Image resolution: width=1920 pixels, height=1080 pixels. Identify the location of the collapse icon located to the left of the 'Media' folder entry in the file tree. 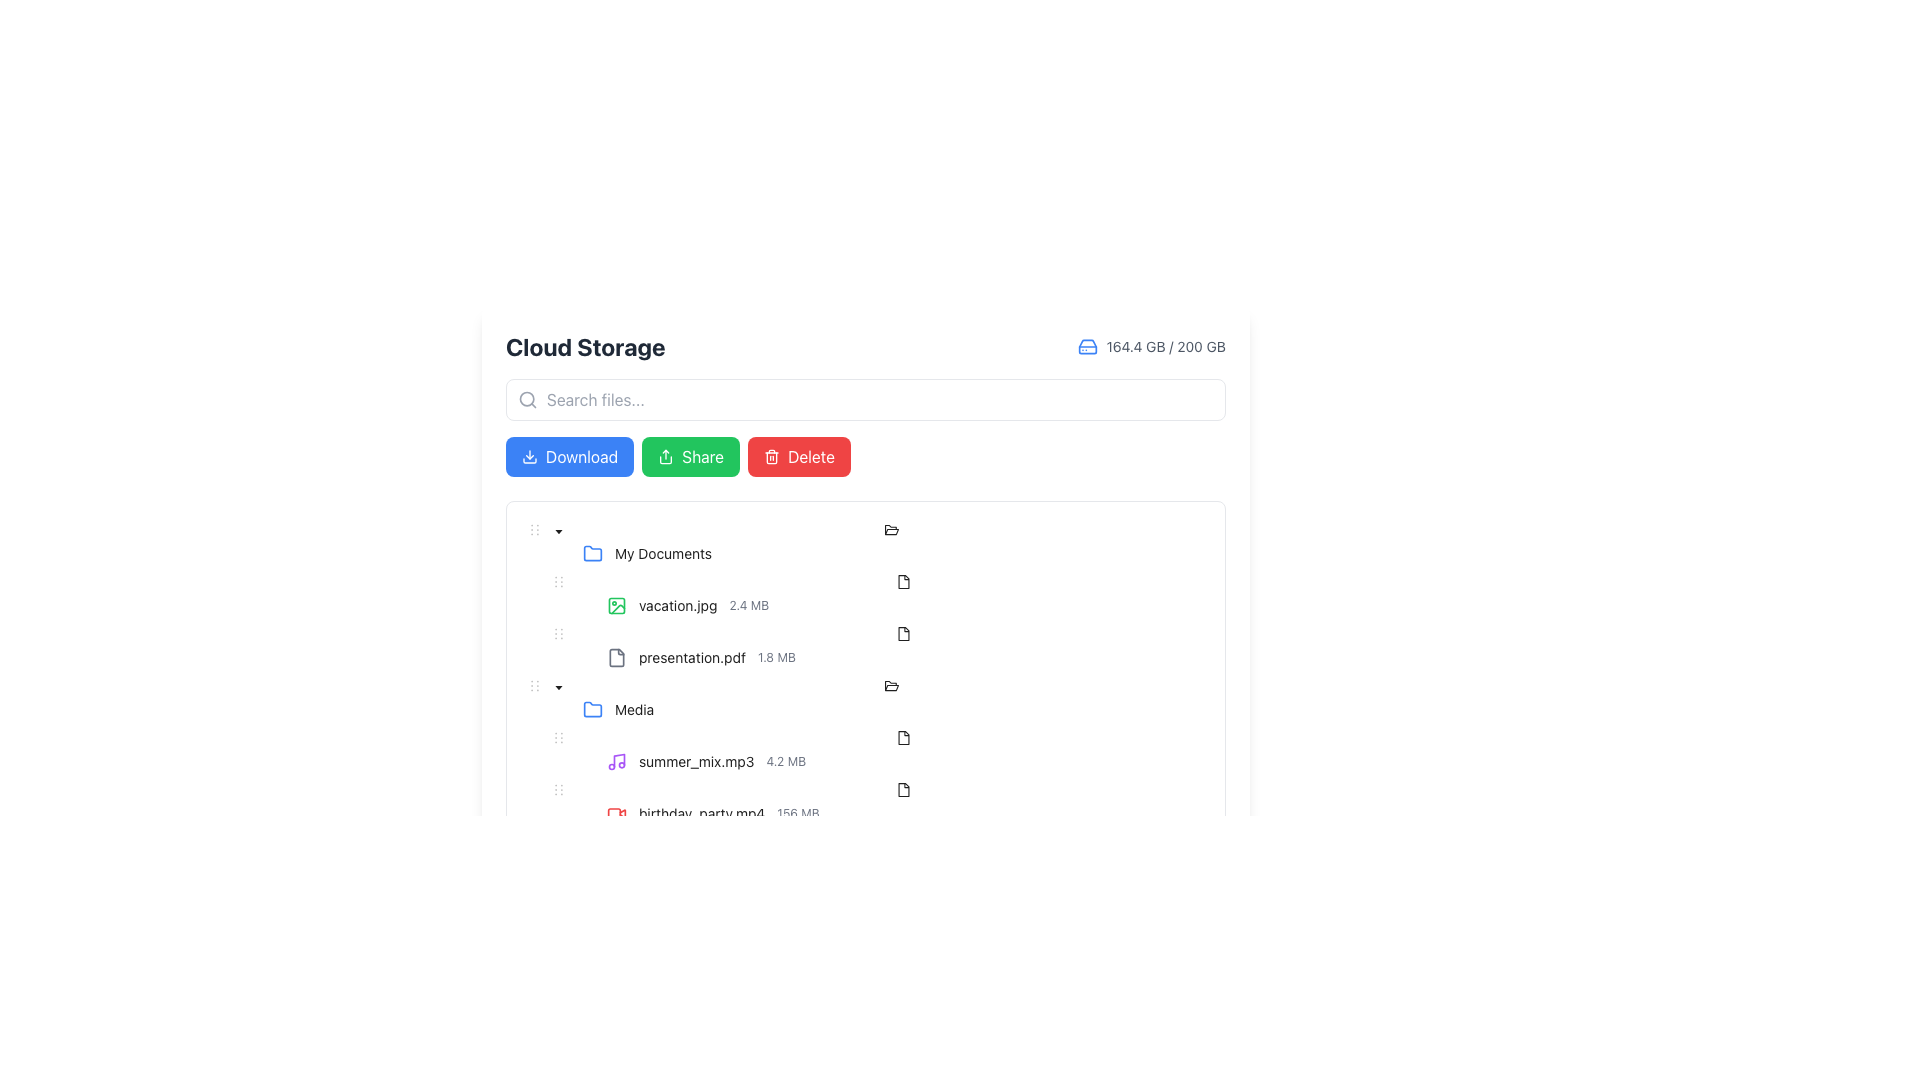
(558, 686).